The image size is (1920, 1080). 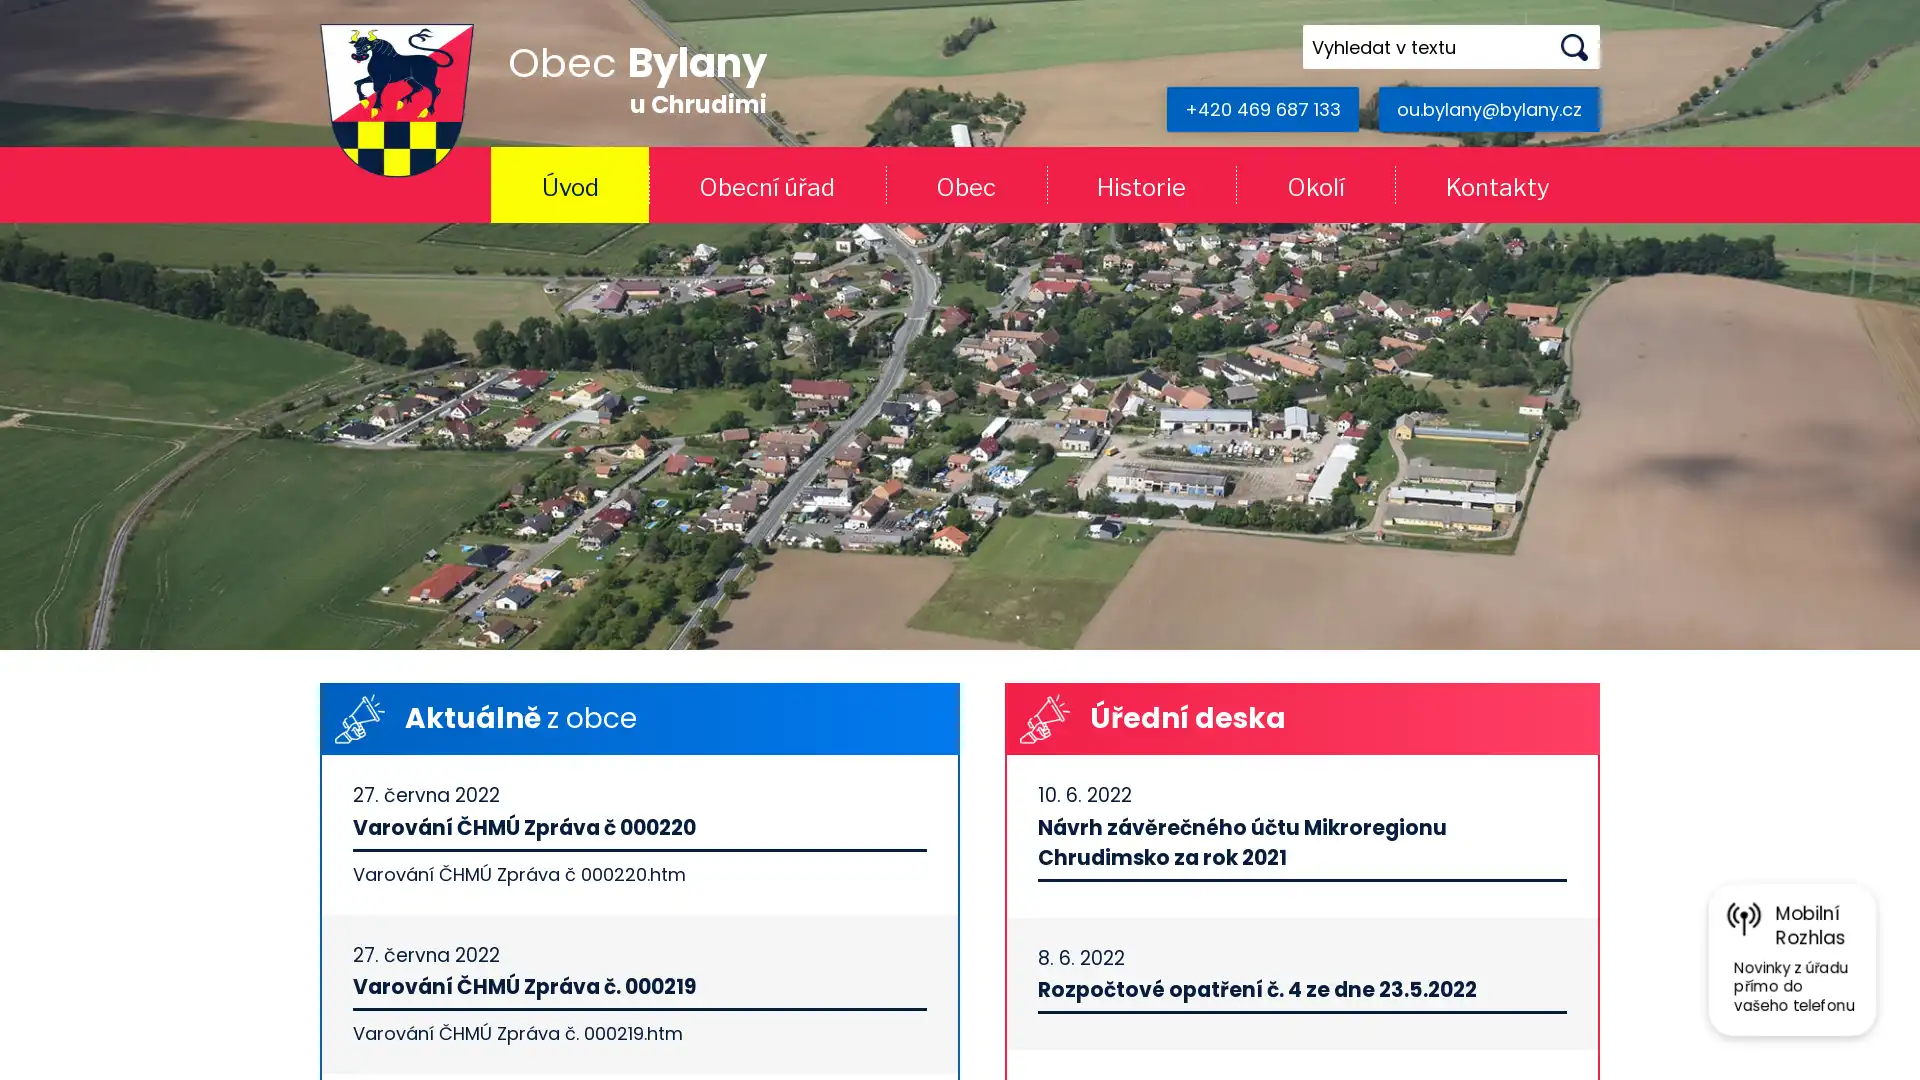 I want to click on Hledat, so click(x=1573, y=45).